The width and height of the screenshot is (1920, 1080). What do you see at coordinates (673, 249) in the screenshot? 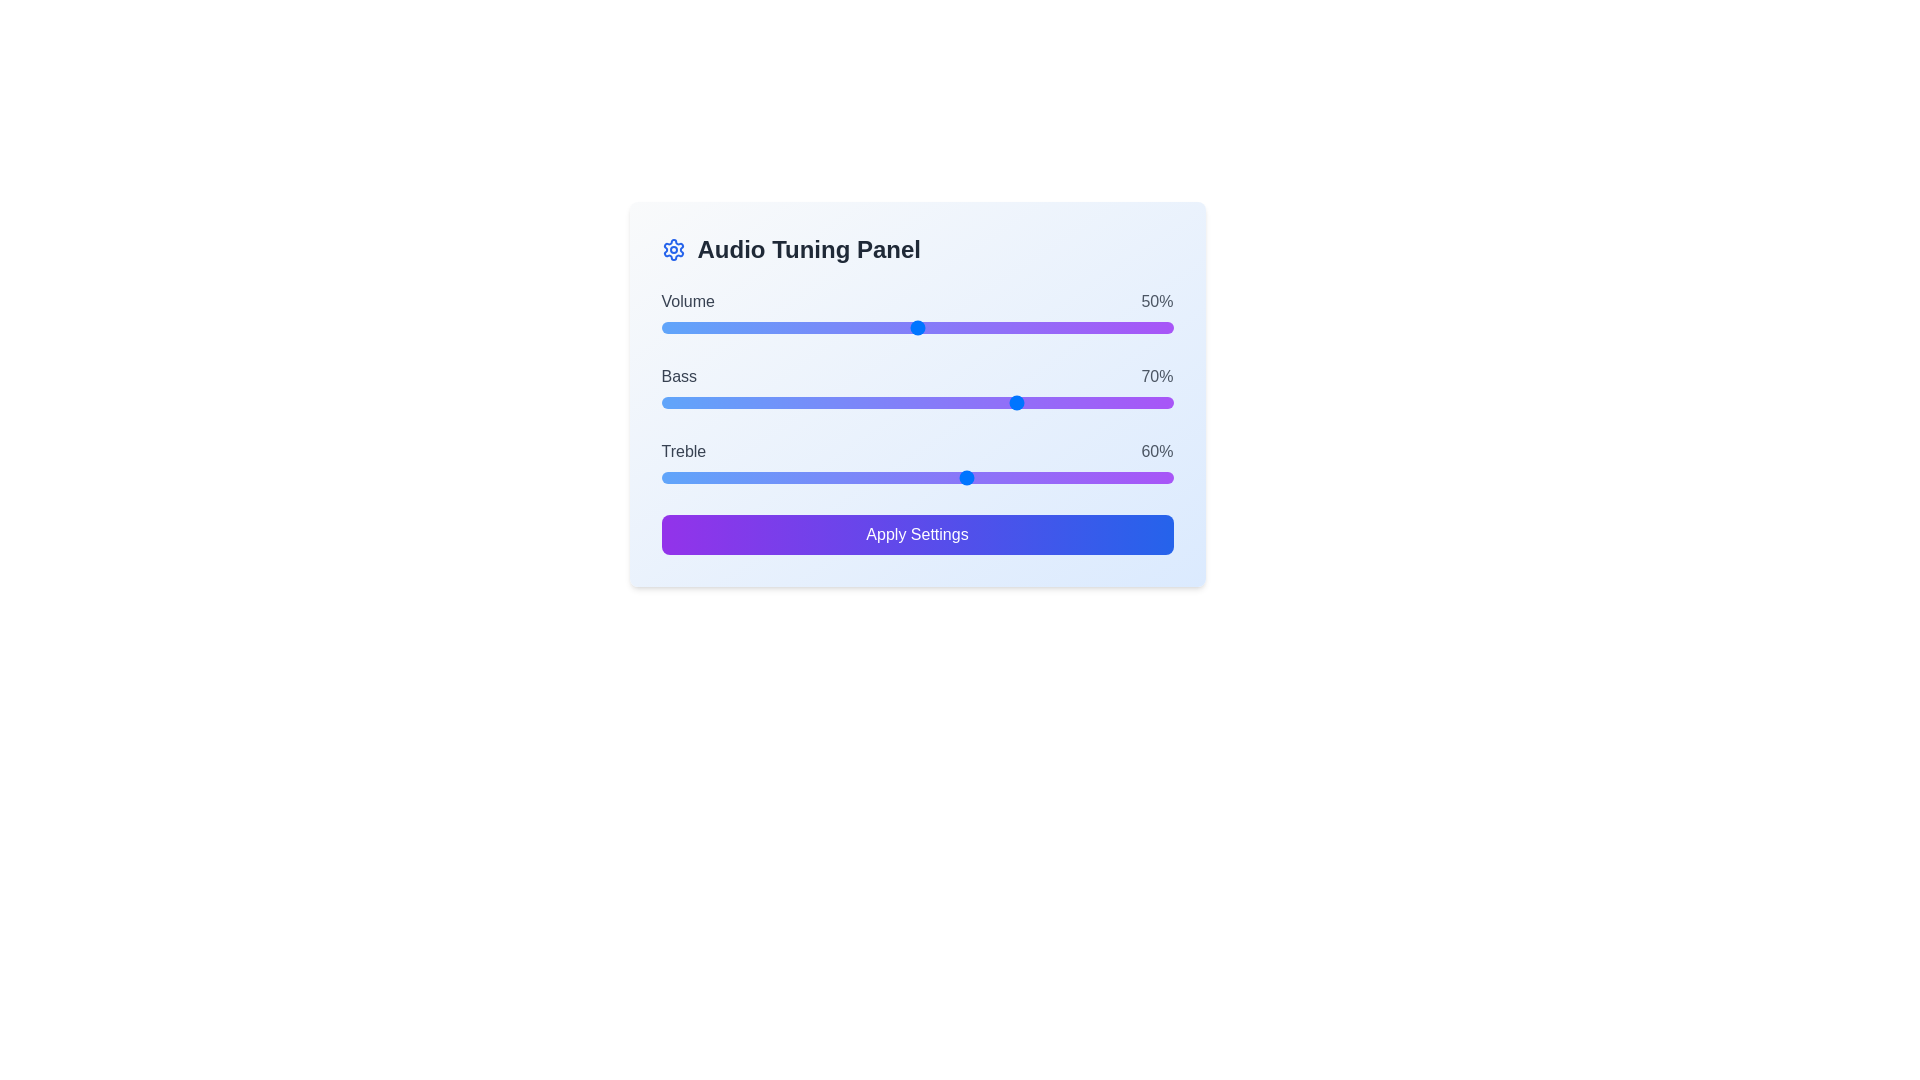
I see `the Settings icon, which resembles a gear and is located in the top-left corner of the 'Audio Tuning Panel' card` at bounding box center [673, 249].